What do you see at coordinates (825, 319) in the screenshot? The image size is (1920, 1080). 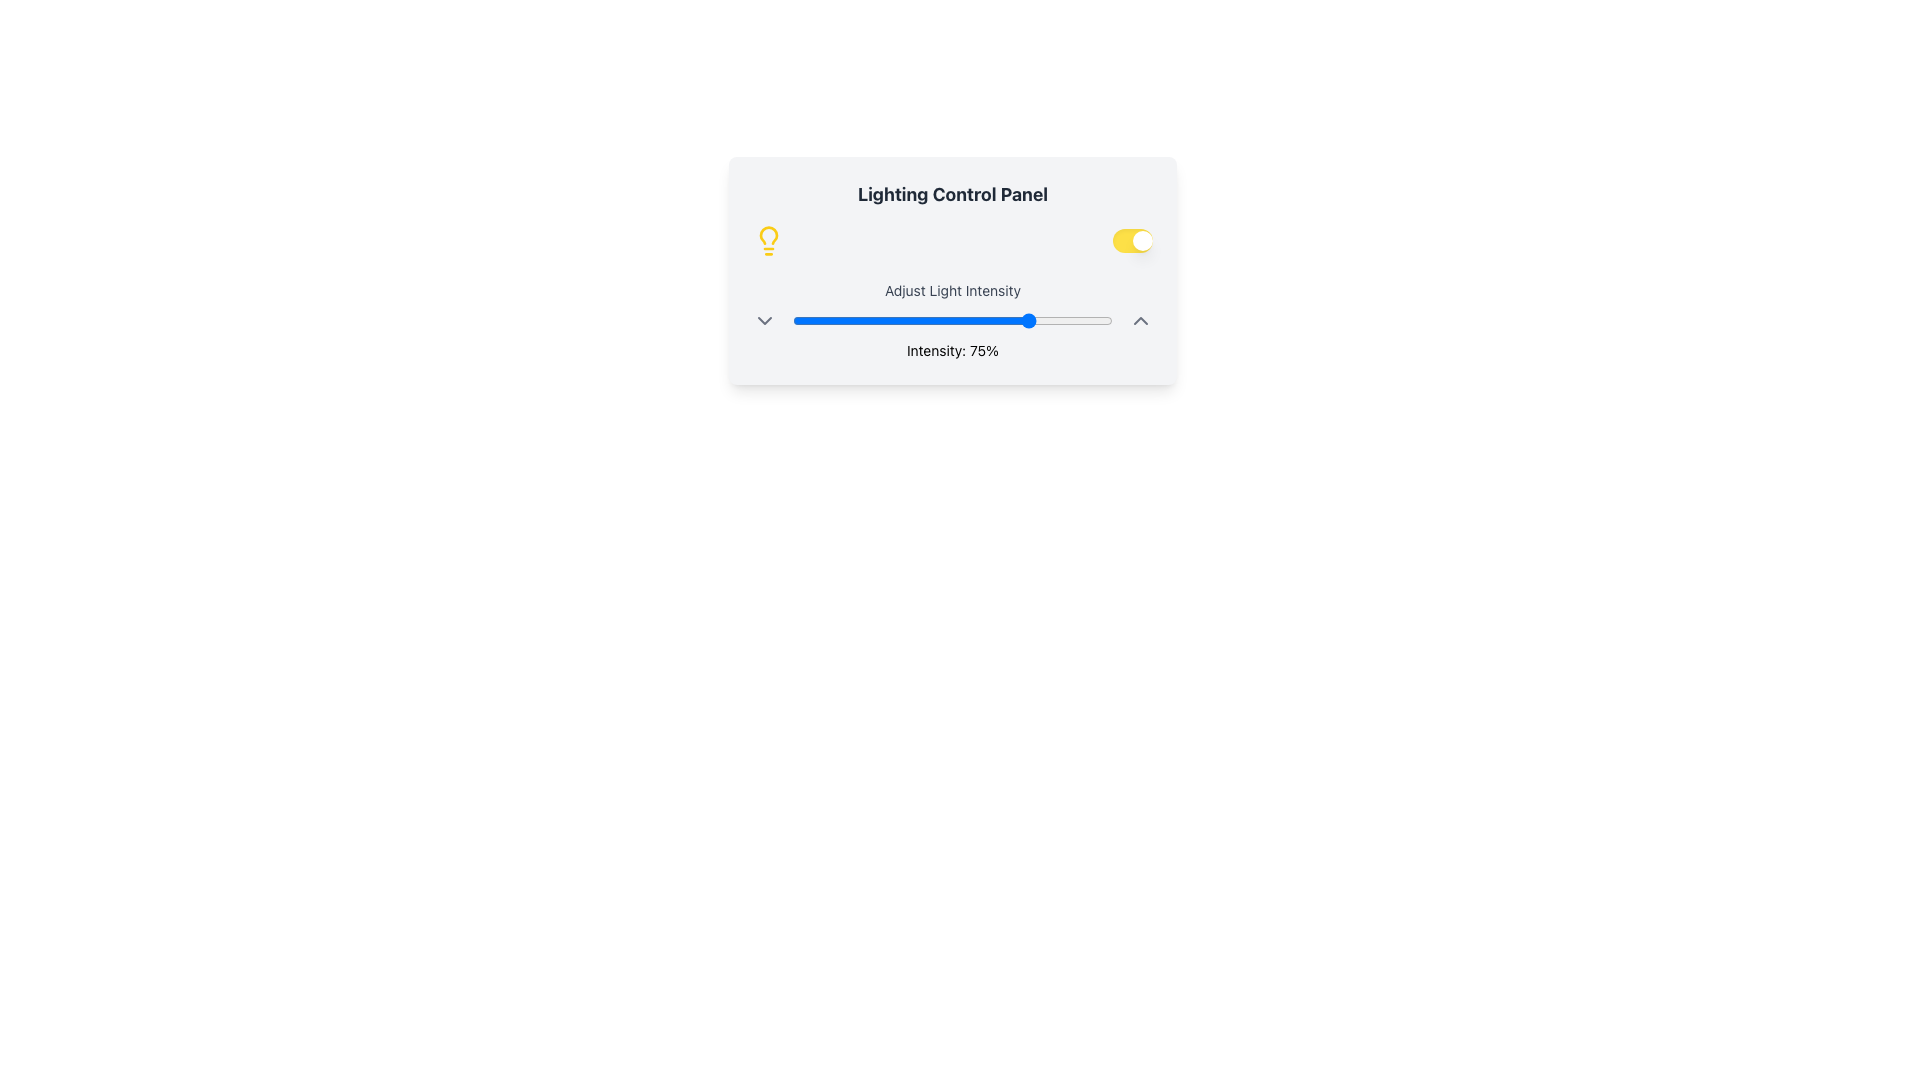 I see `light intensity` at bounding box center [825, 319].